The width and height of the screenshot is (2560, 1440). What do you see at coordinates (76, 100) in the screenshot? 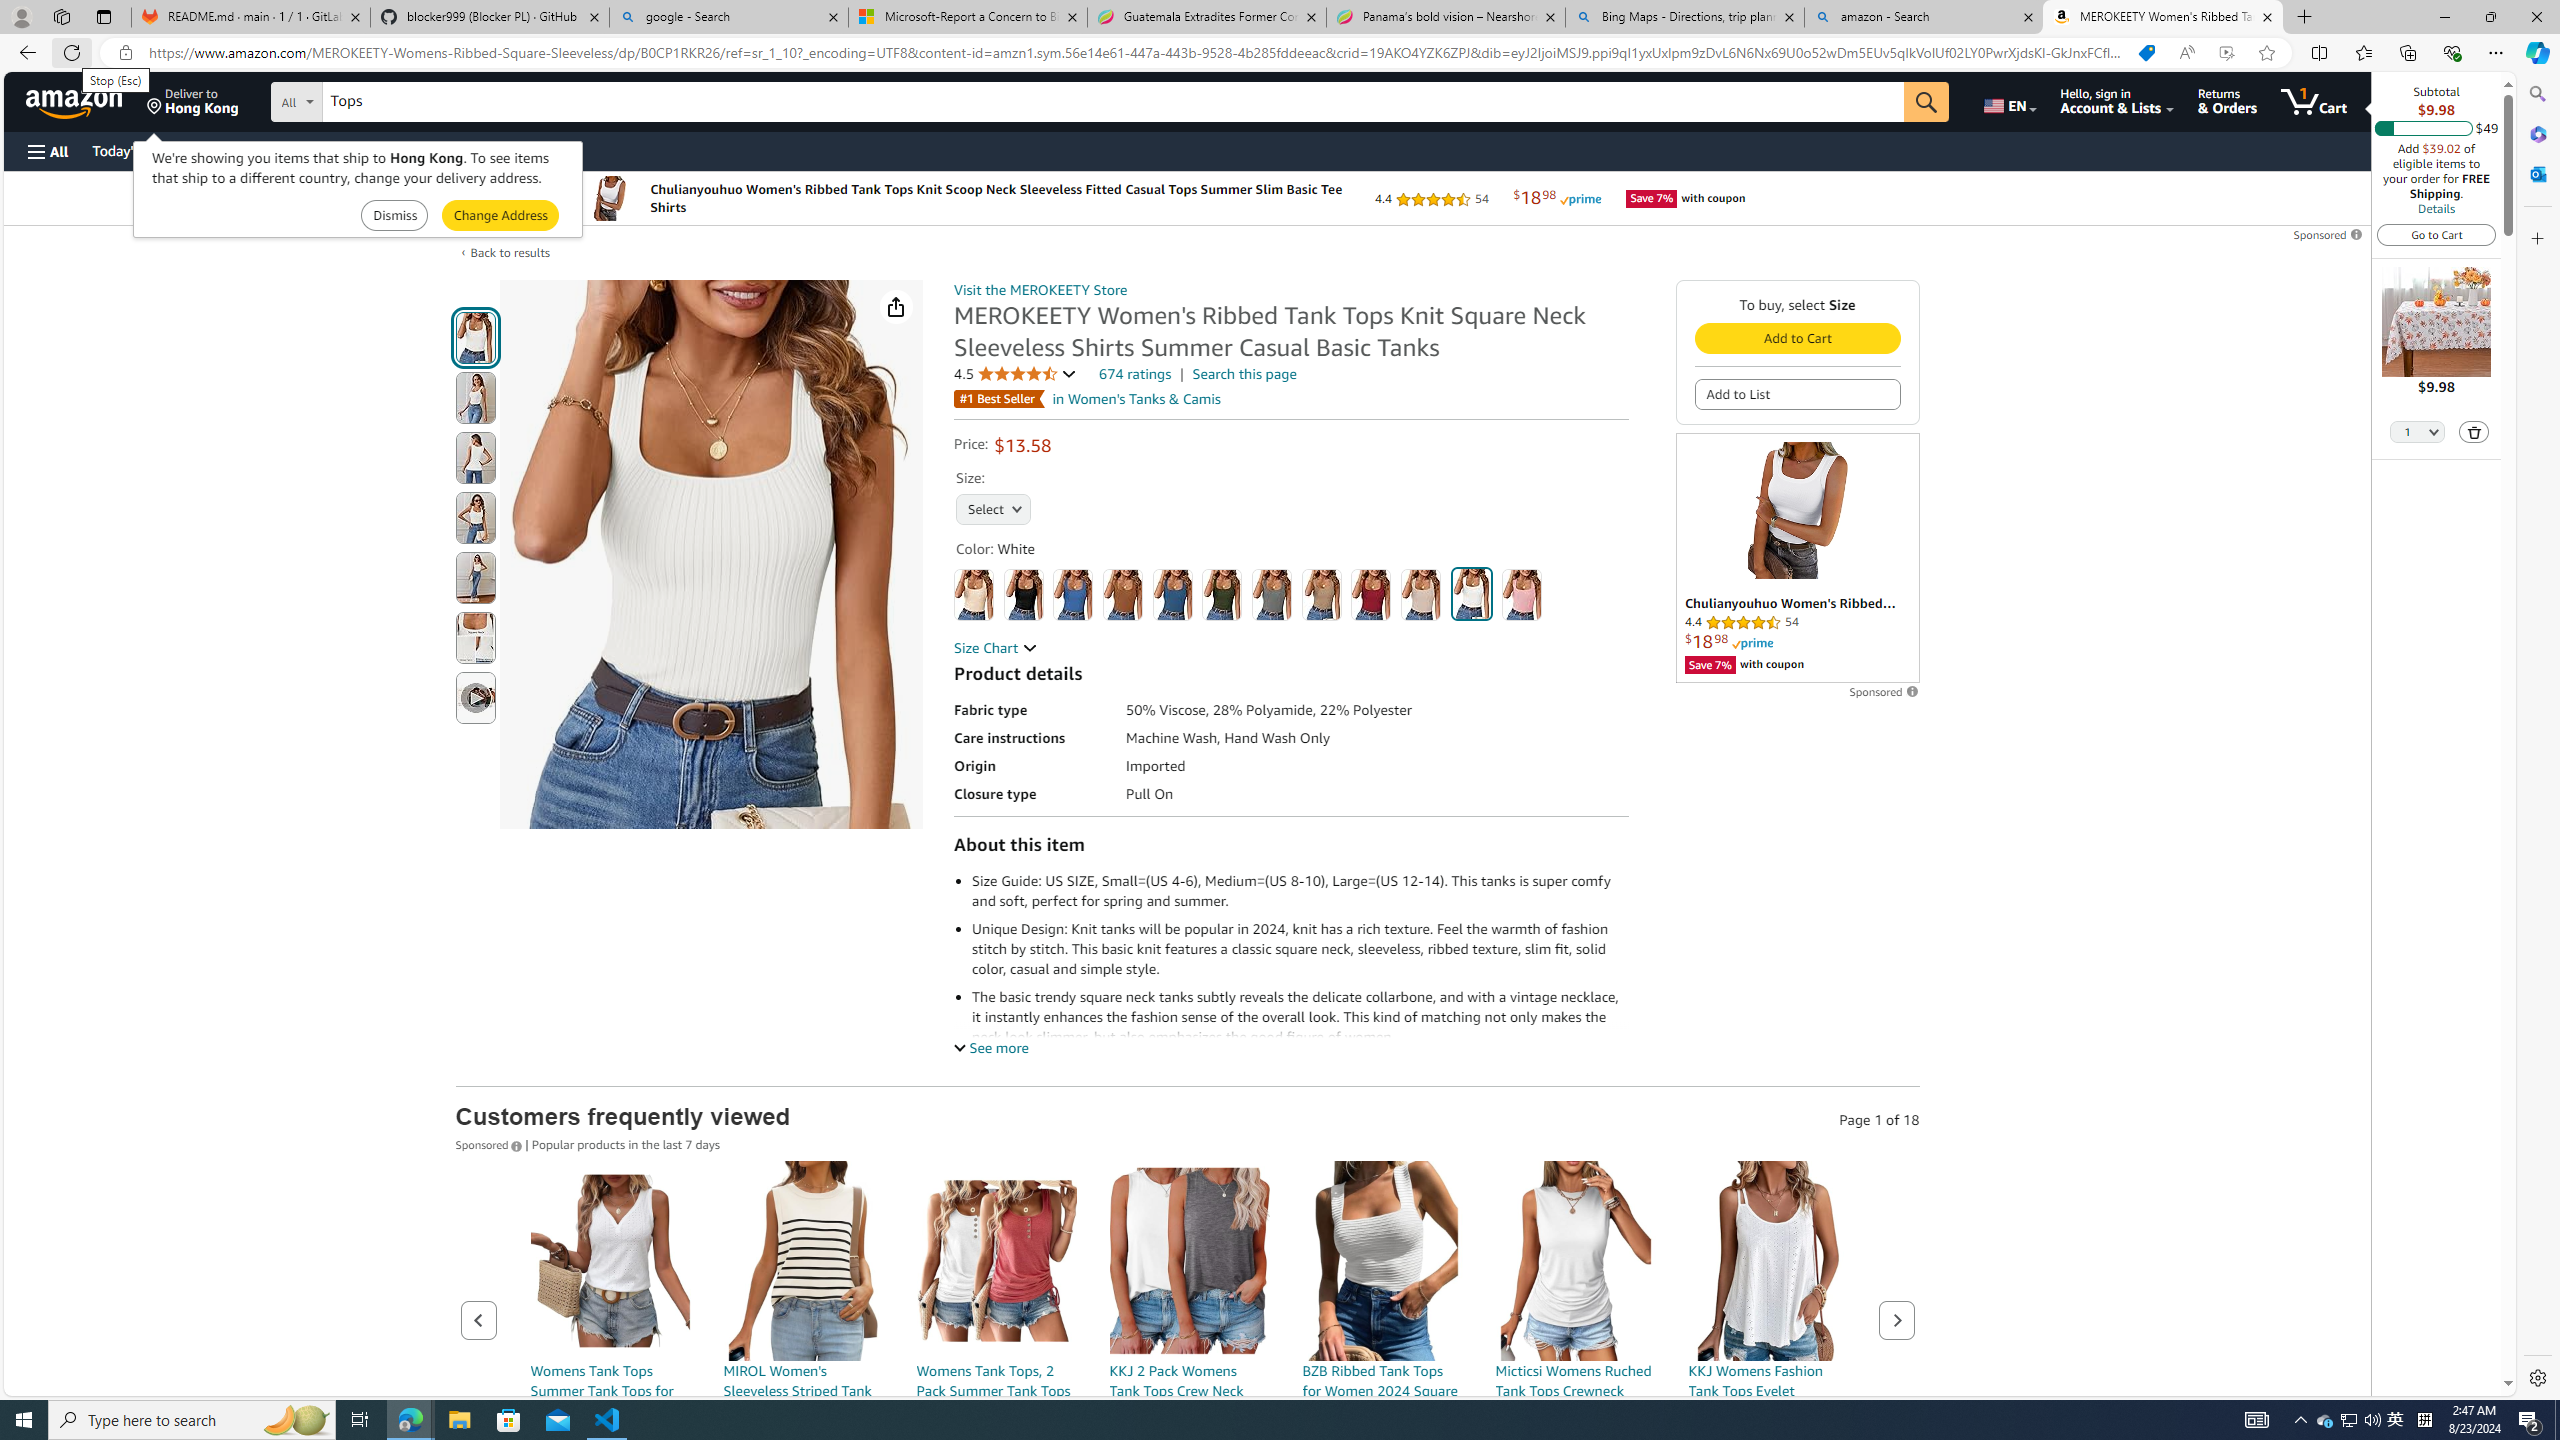
I see `'Amazon'` at bounding box center [76, 100].